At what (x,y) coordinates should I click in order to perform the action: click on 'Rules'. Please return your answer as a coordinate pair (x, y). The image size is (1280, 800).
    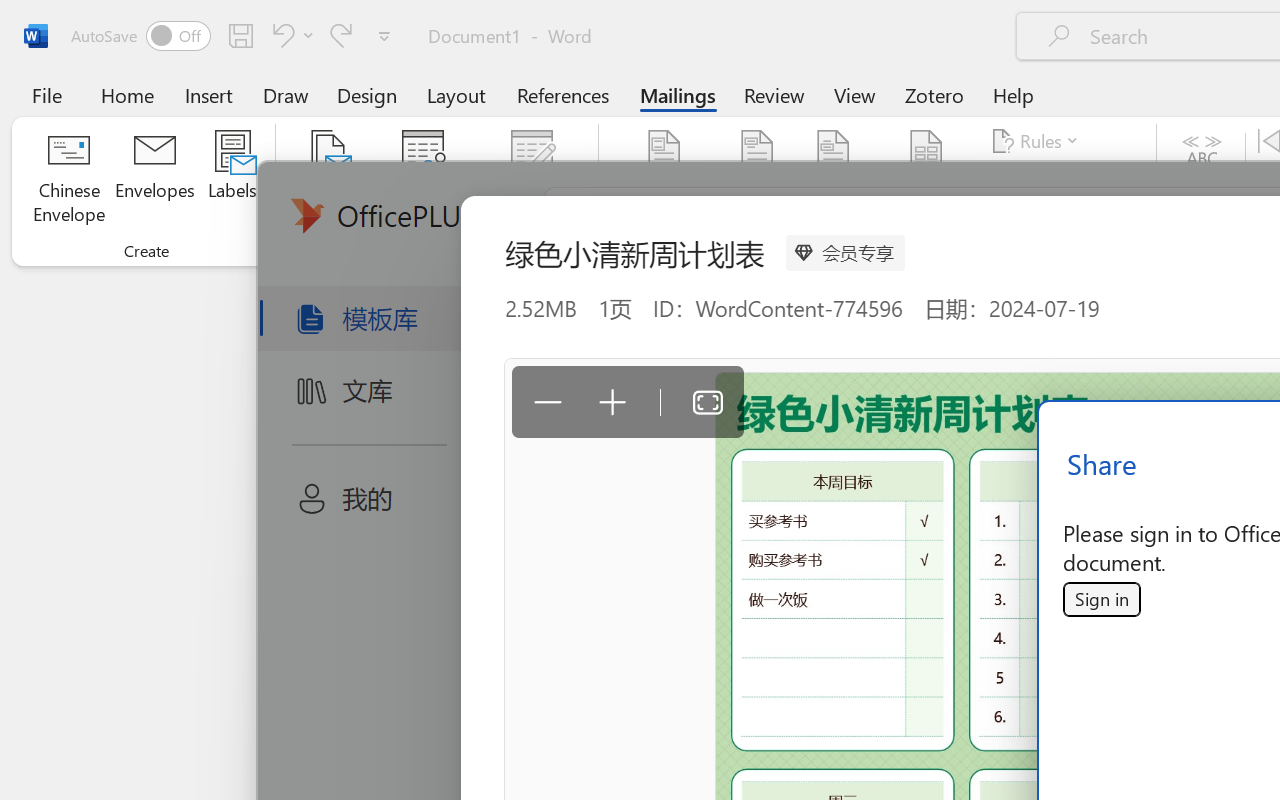
    Looking at the image, I should click on (1038, 141).